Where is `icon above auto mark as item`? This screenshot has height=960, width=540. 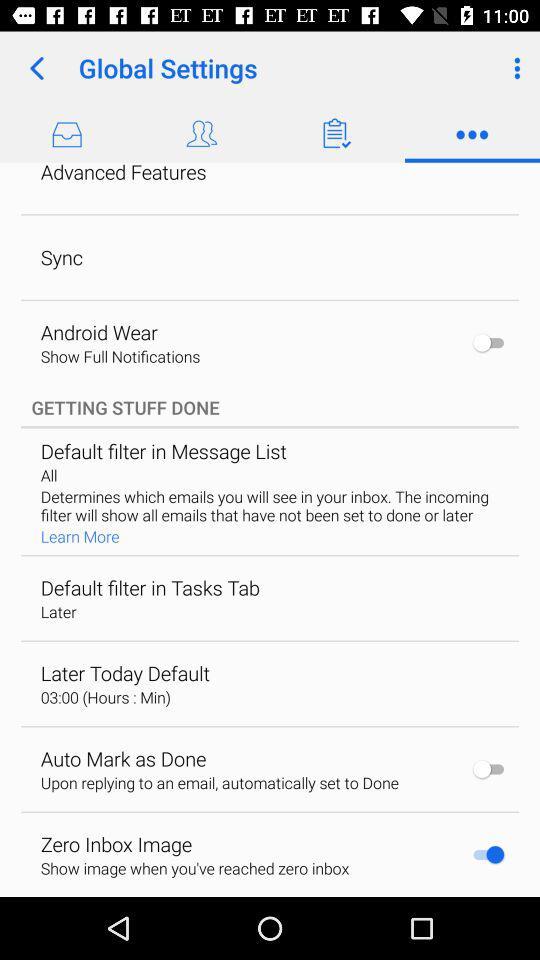
icon above auto mark as item is located at coordinates (105, 697).